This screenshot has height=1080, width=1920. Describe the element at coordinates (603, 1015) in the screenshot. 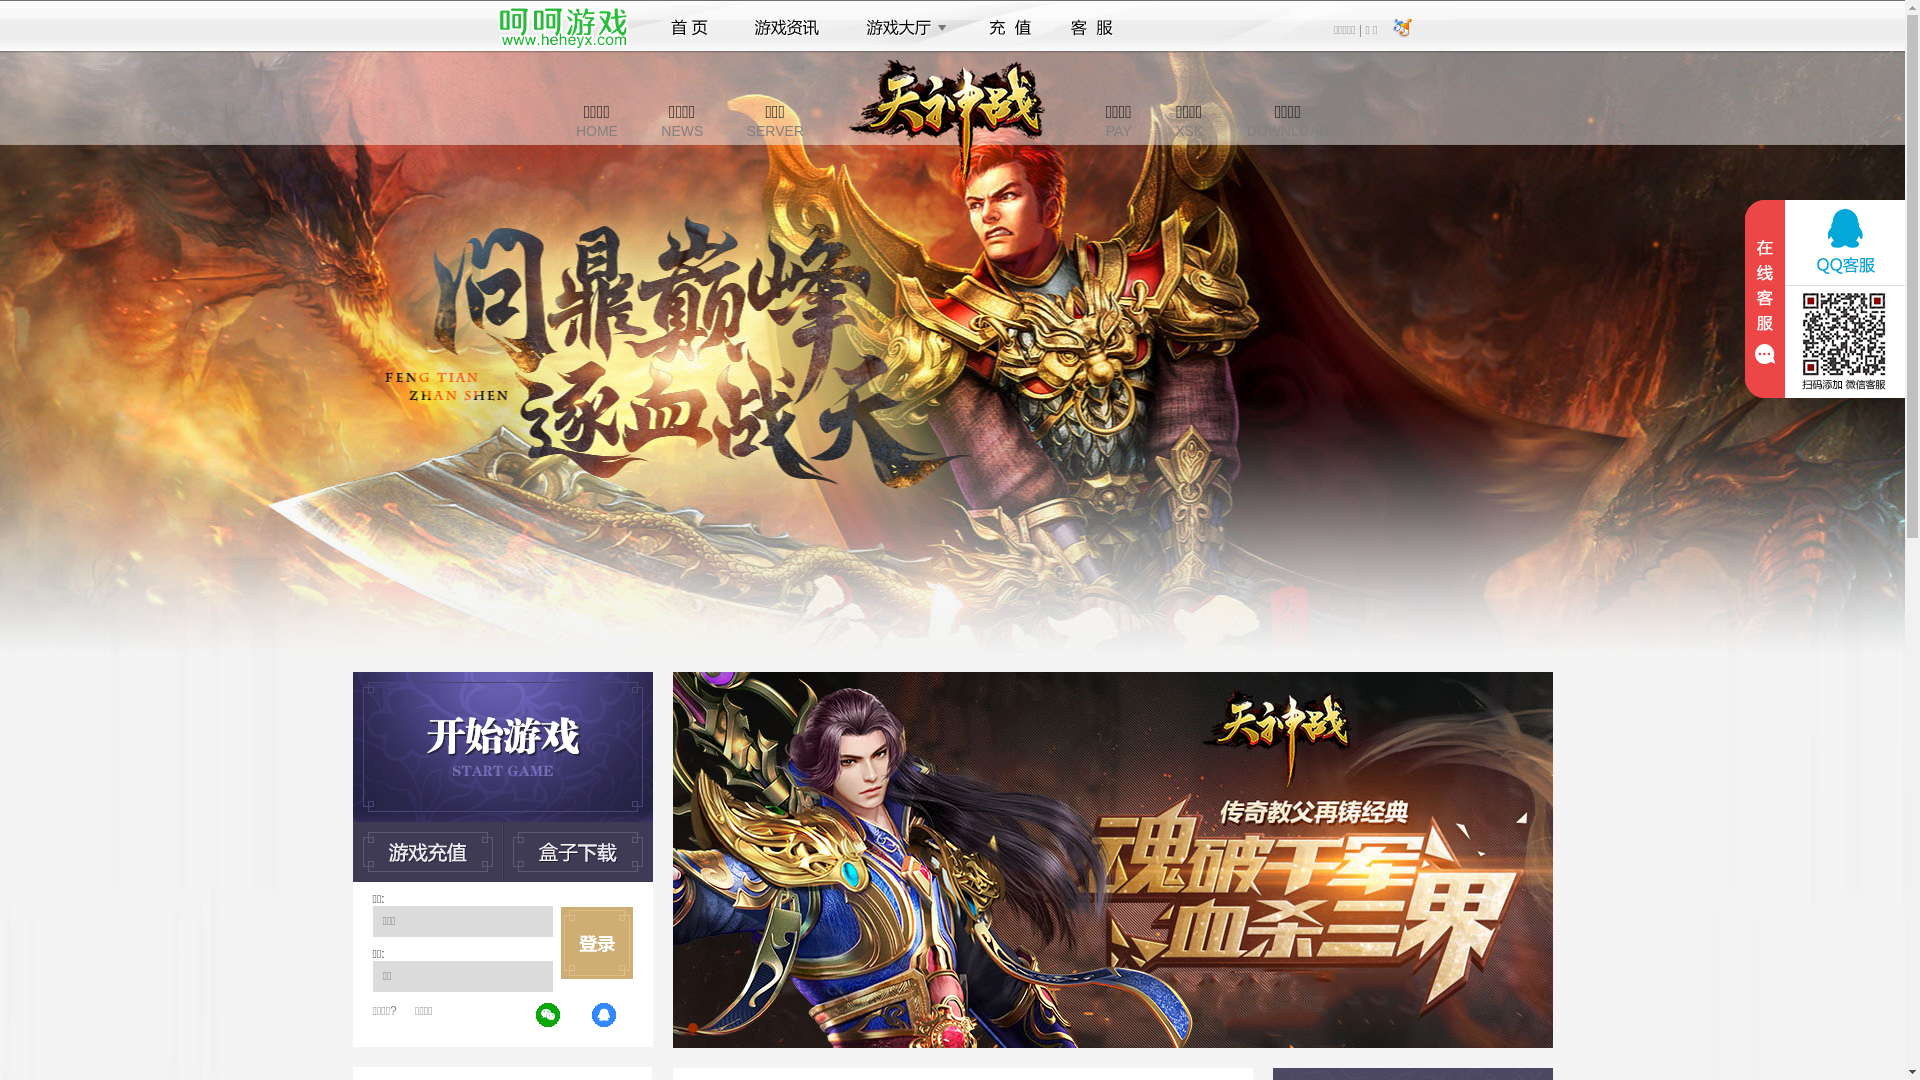

I see `'QQ'` at that location.